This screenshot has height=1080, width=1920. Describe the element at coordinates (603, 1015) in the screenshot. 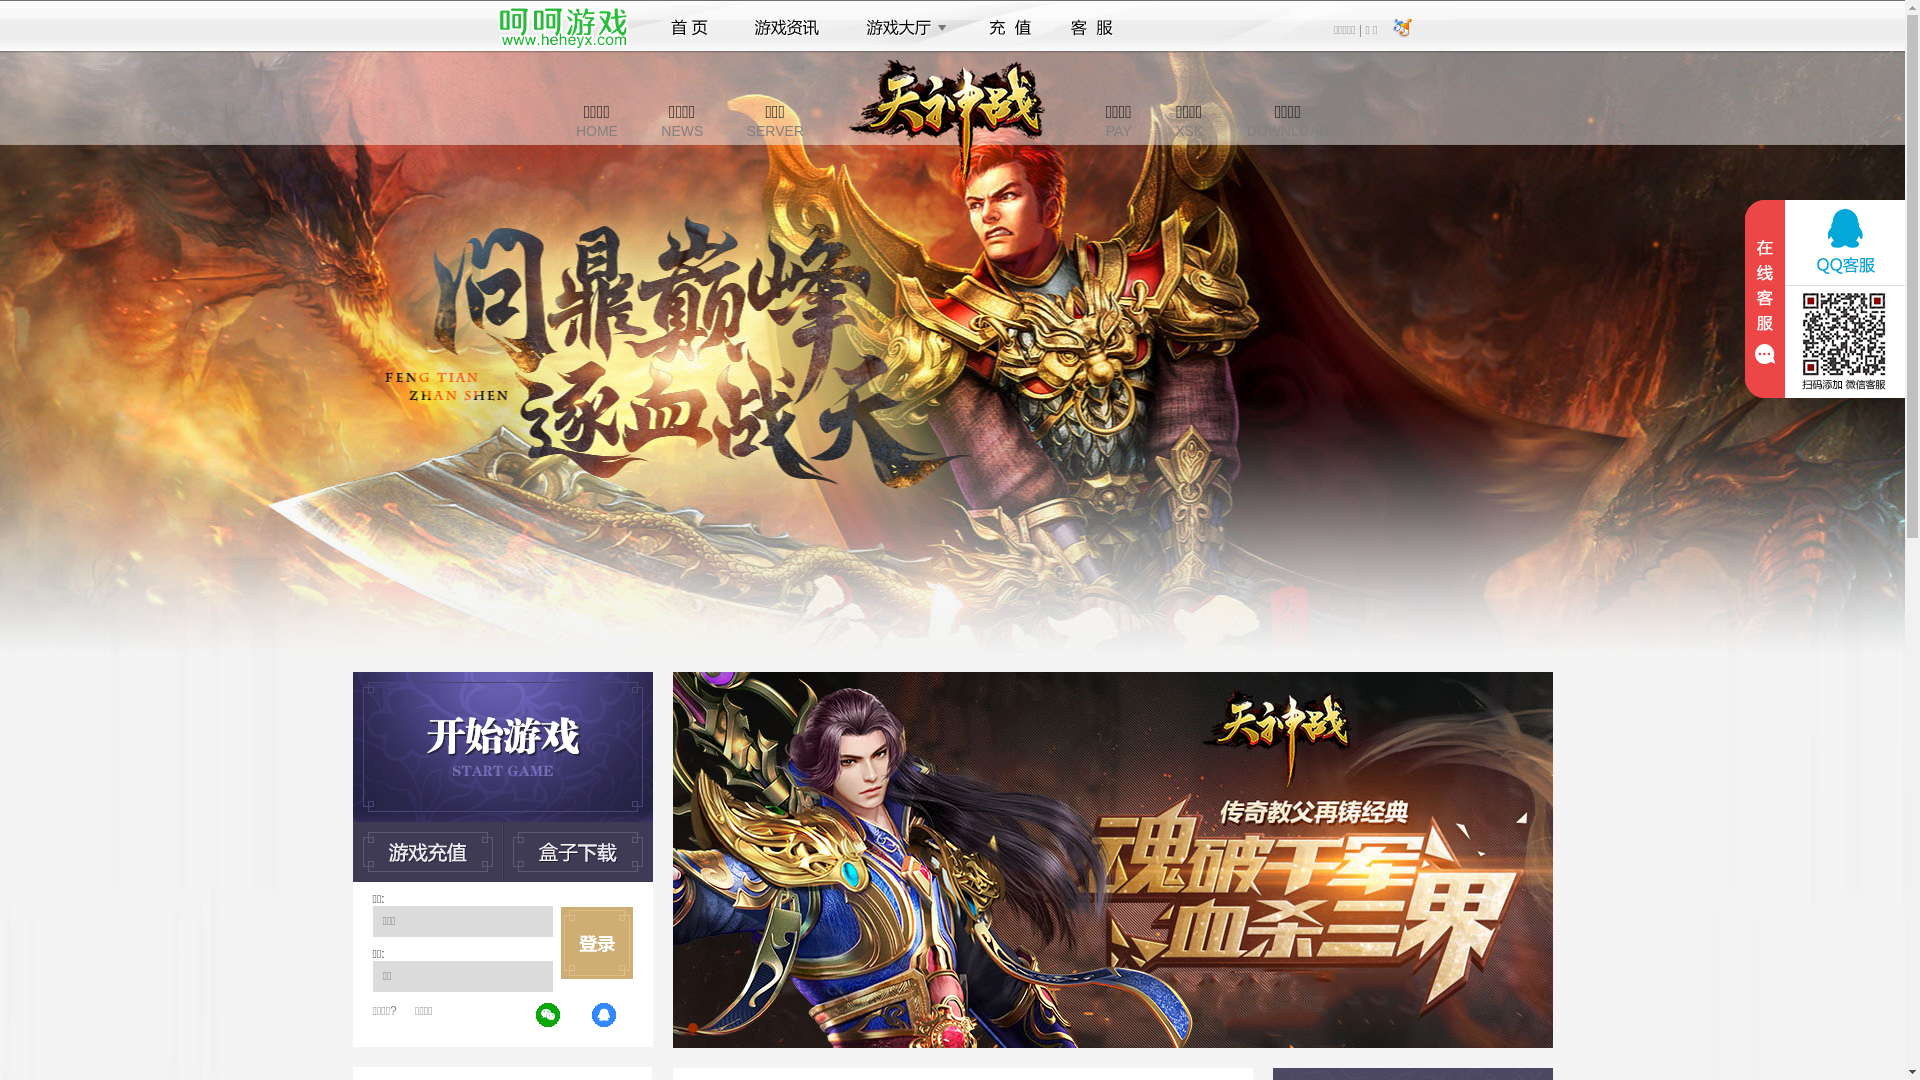

I see `'QQ'` at that location.